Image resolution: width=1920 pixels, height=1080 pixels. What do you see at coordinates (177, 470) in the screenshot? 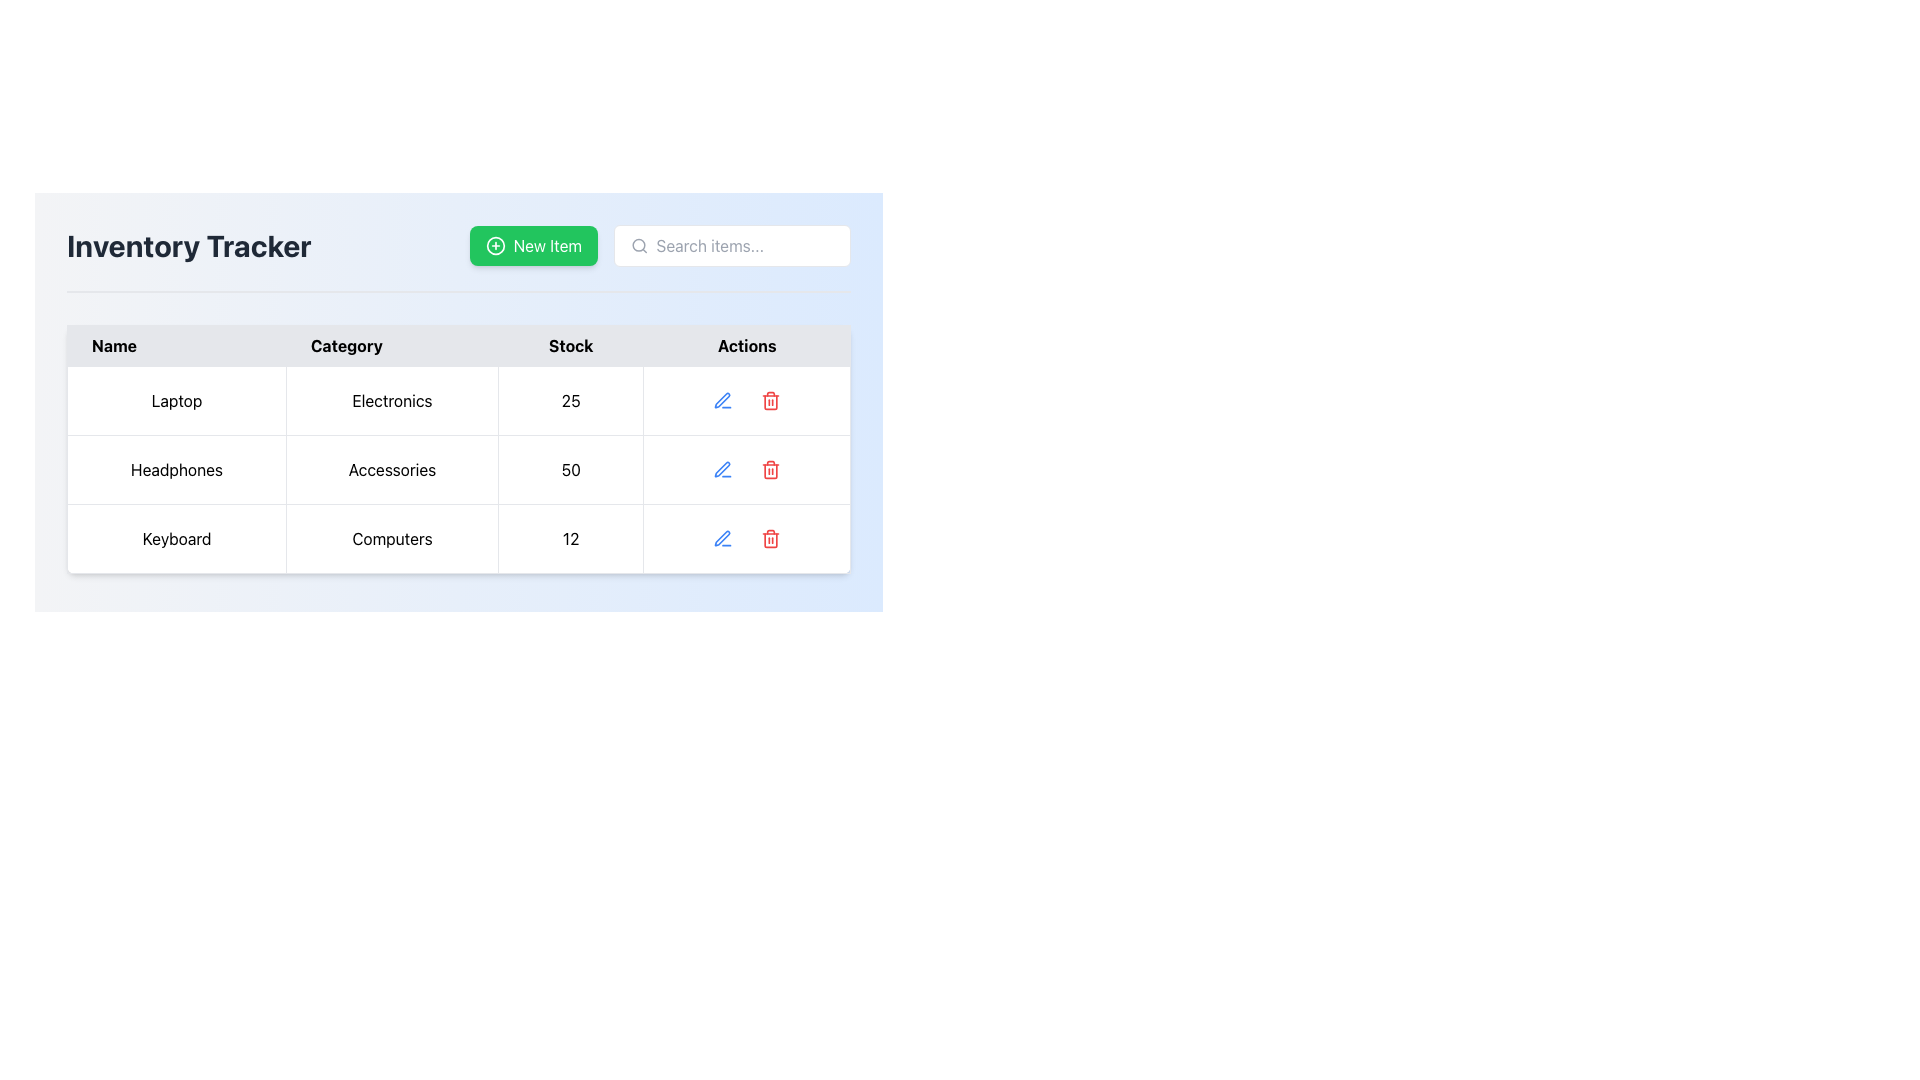
I see `the Text Label displaying the product name in the inventory list` at bounding box center [177, 470].